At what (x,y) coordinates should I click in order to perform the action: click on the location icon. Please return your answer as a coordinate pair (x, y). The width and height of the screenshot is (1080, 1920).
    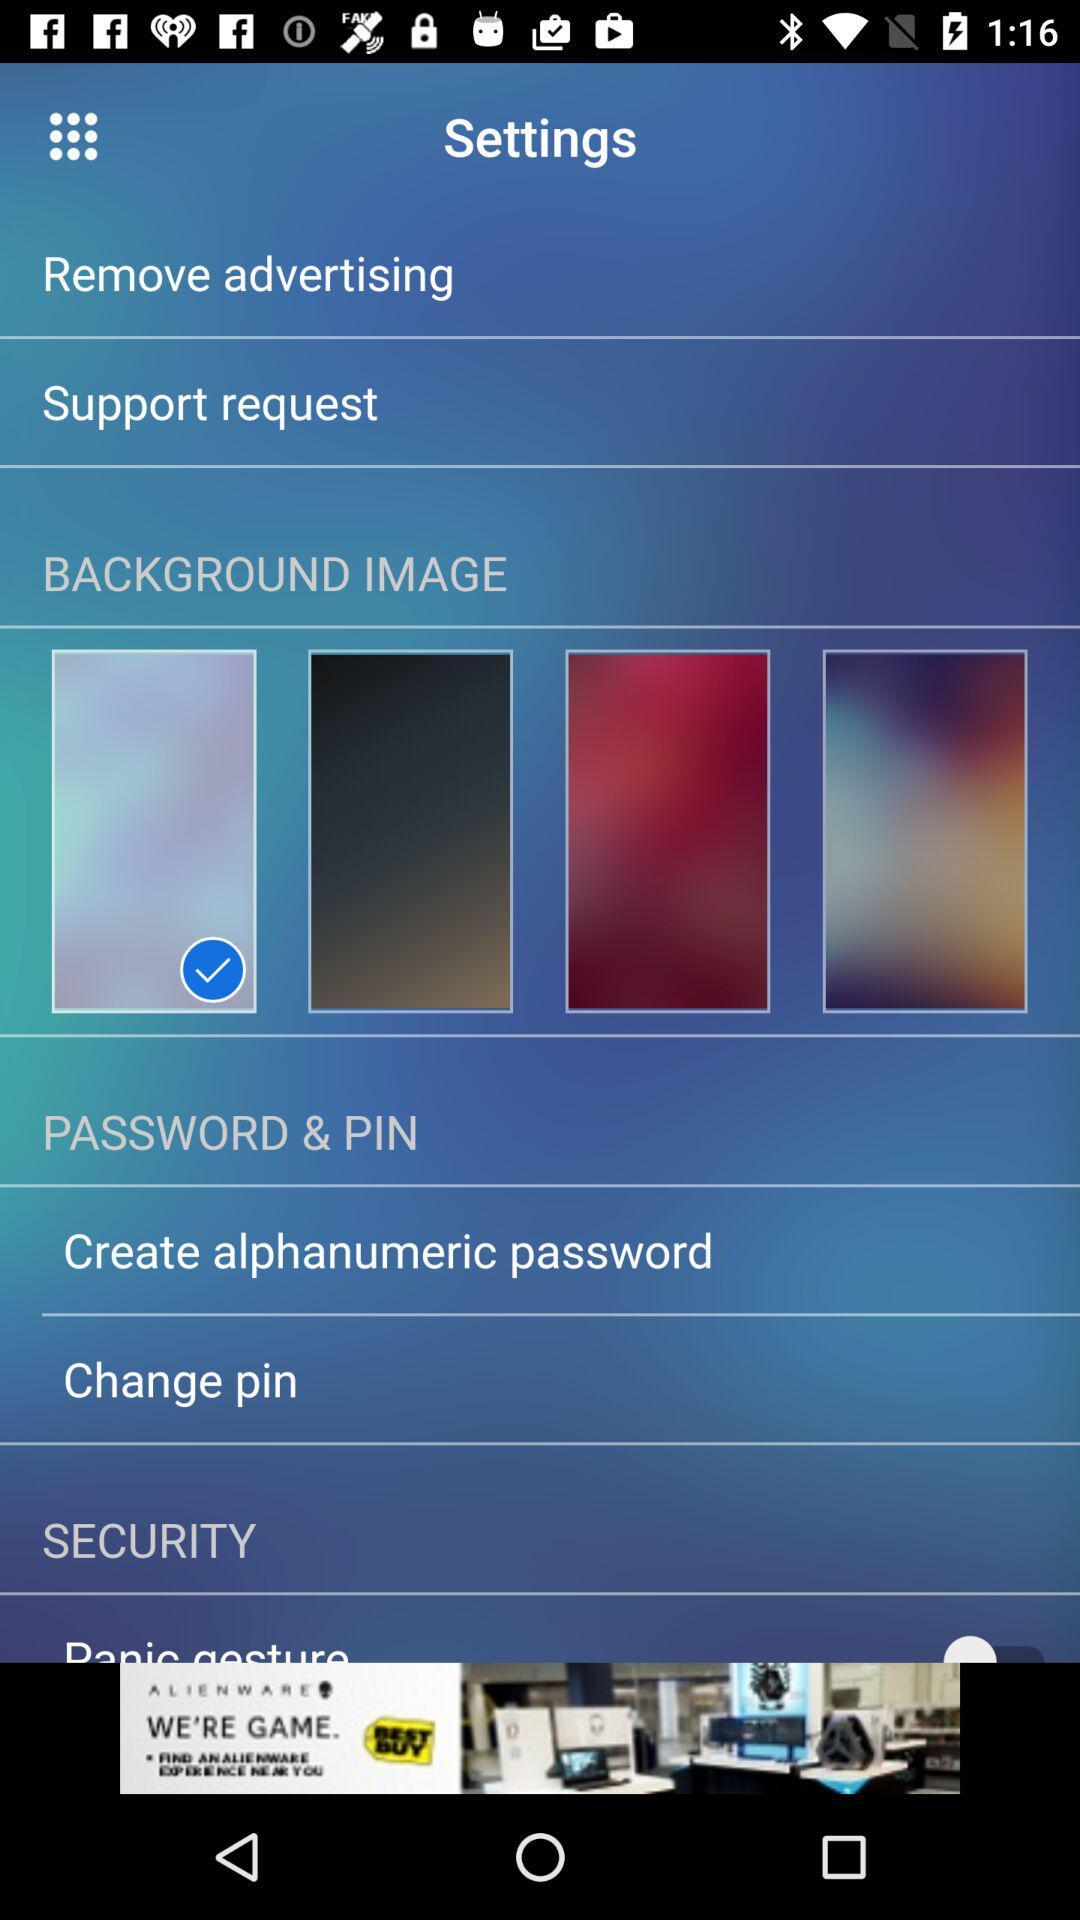
    Looking at the image, I should click on (409, 831).